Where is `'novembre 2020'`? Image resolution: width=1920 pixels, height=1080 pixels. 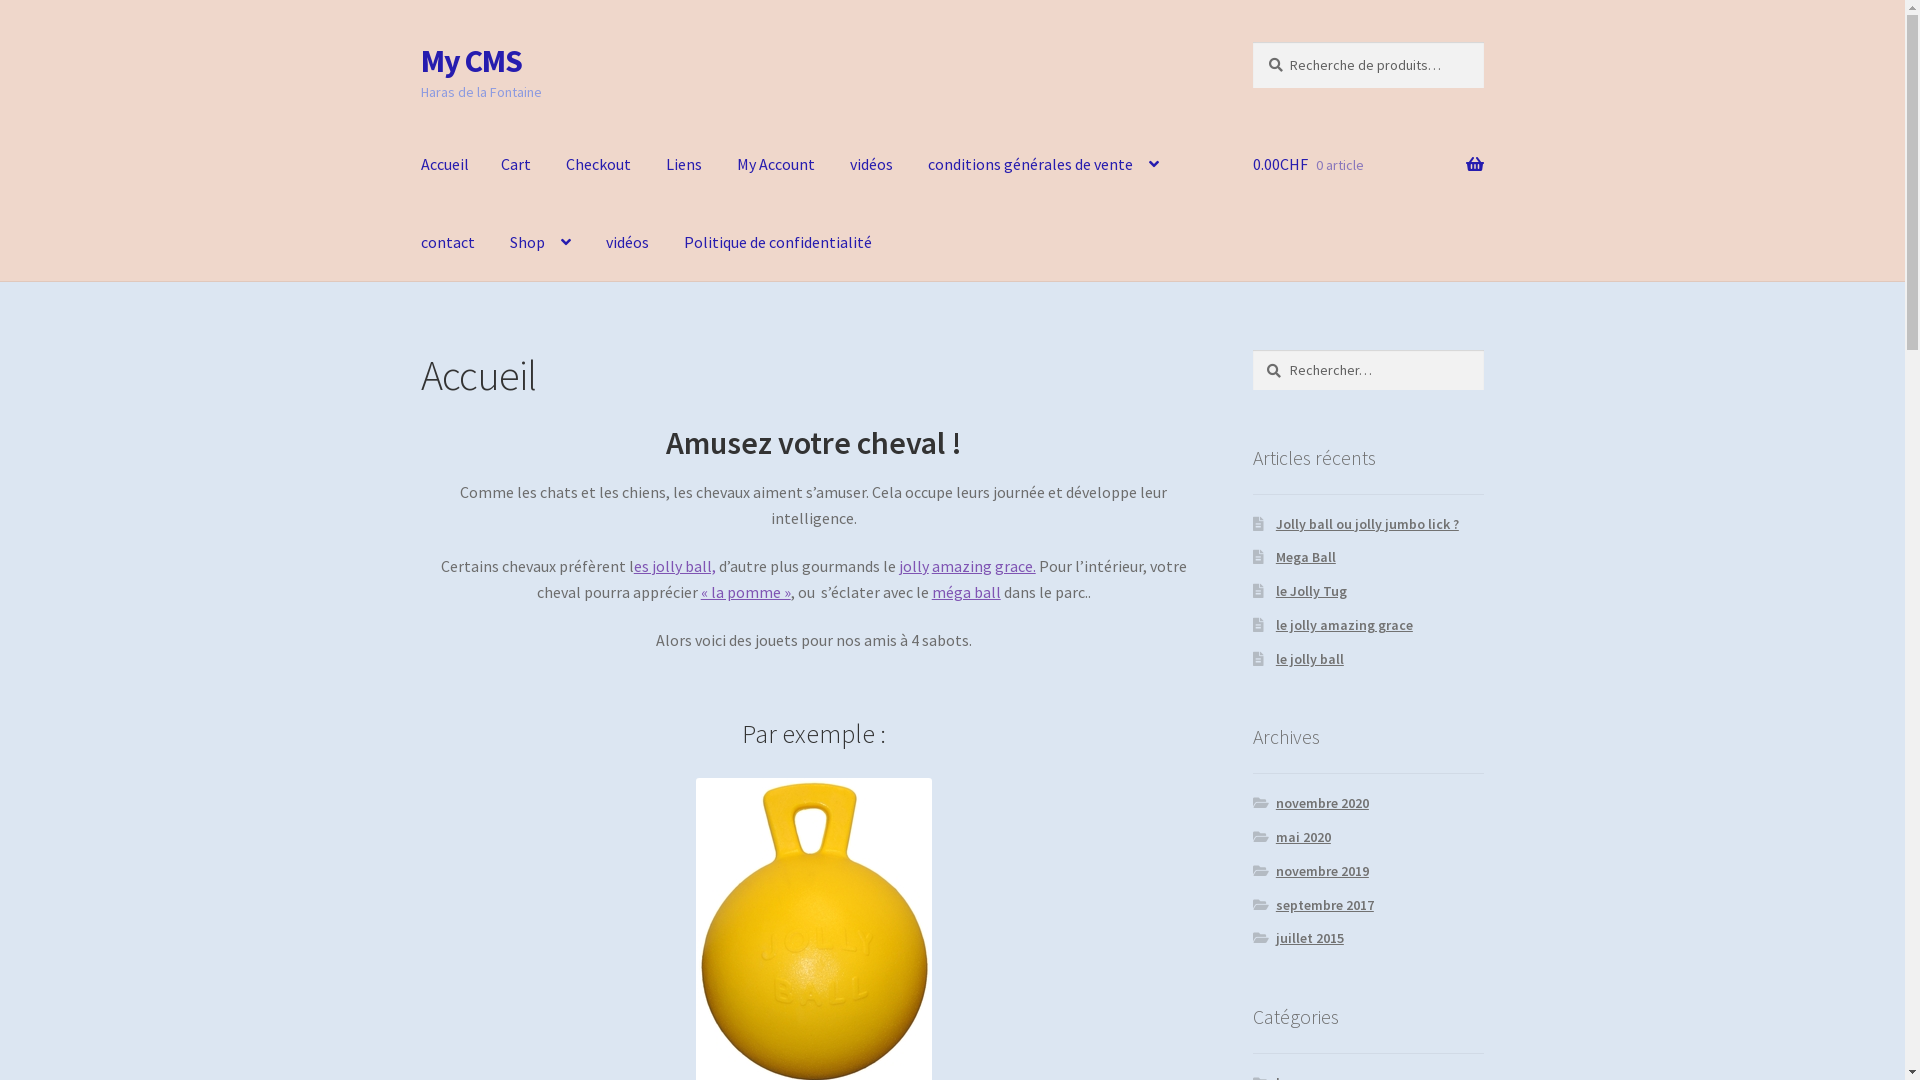
'novembre 2020' is located at coordinates (1322, 801).